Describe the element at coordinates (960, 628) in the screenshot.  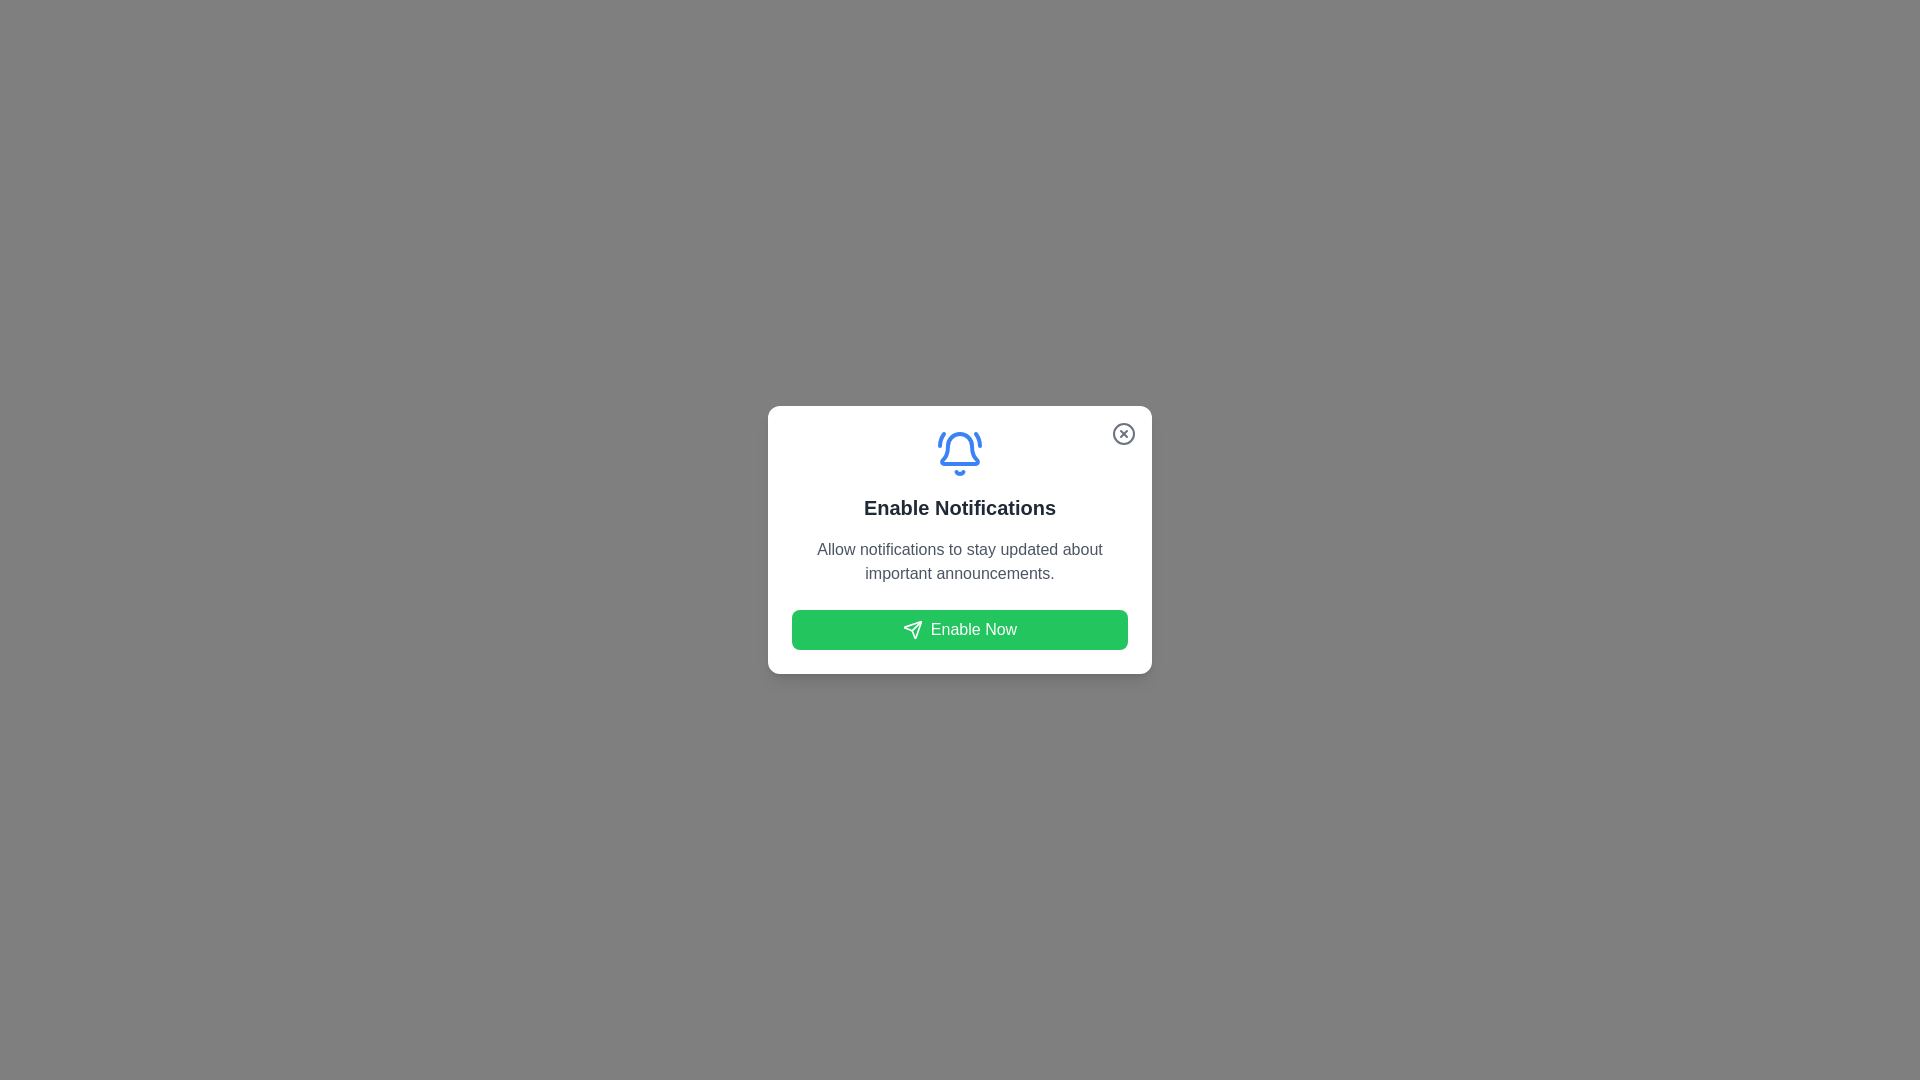
I see `'Enable Now' button to enable notifications` at that location.